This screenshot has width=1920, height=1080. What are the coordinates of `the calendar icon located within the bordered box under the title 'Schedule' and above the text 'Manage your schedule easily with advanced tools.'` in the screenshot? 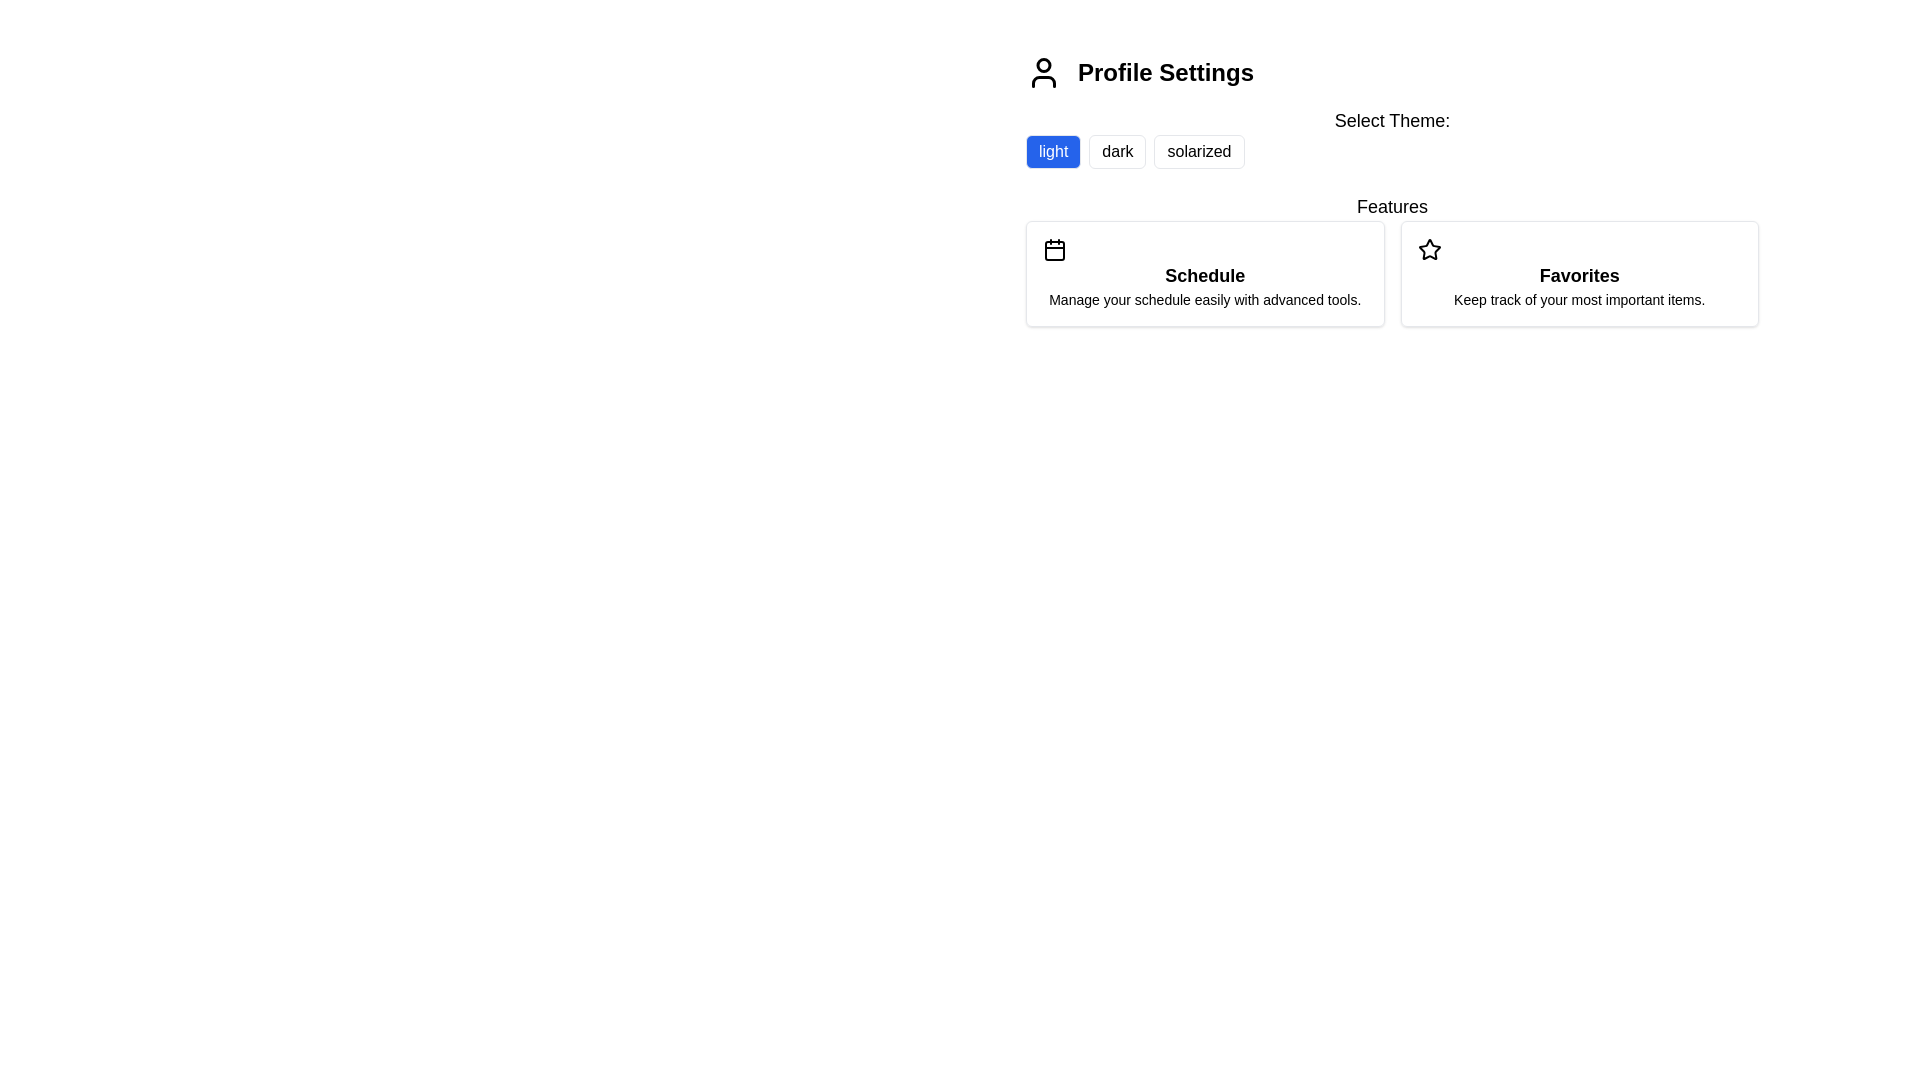 It's located at (1054, 249).